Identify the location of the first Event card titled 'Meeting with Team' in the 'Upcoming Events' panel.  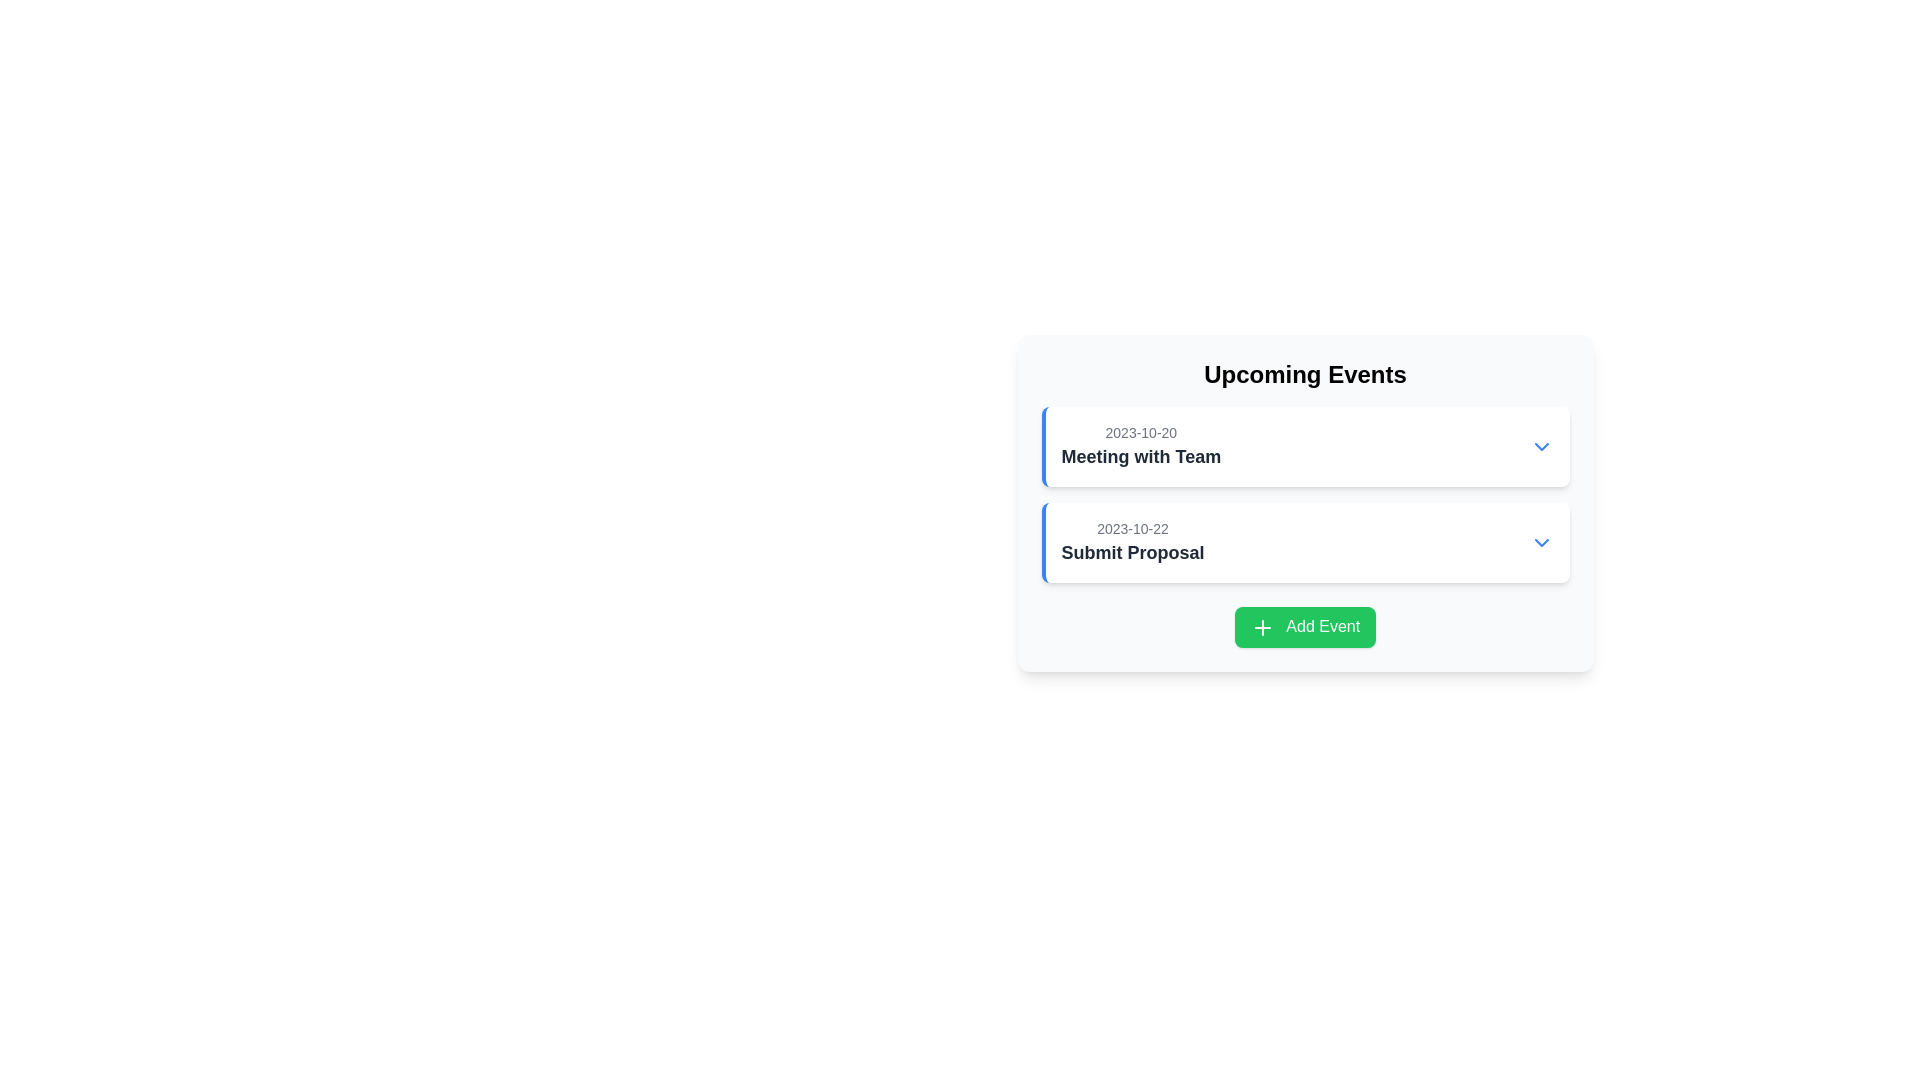
(1305, 446).